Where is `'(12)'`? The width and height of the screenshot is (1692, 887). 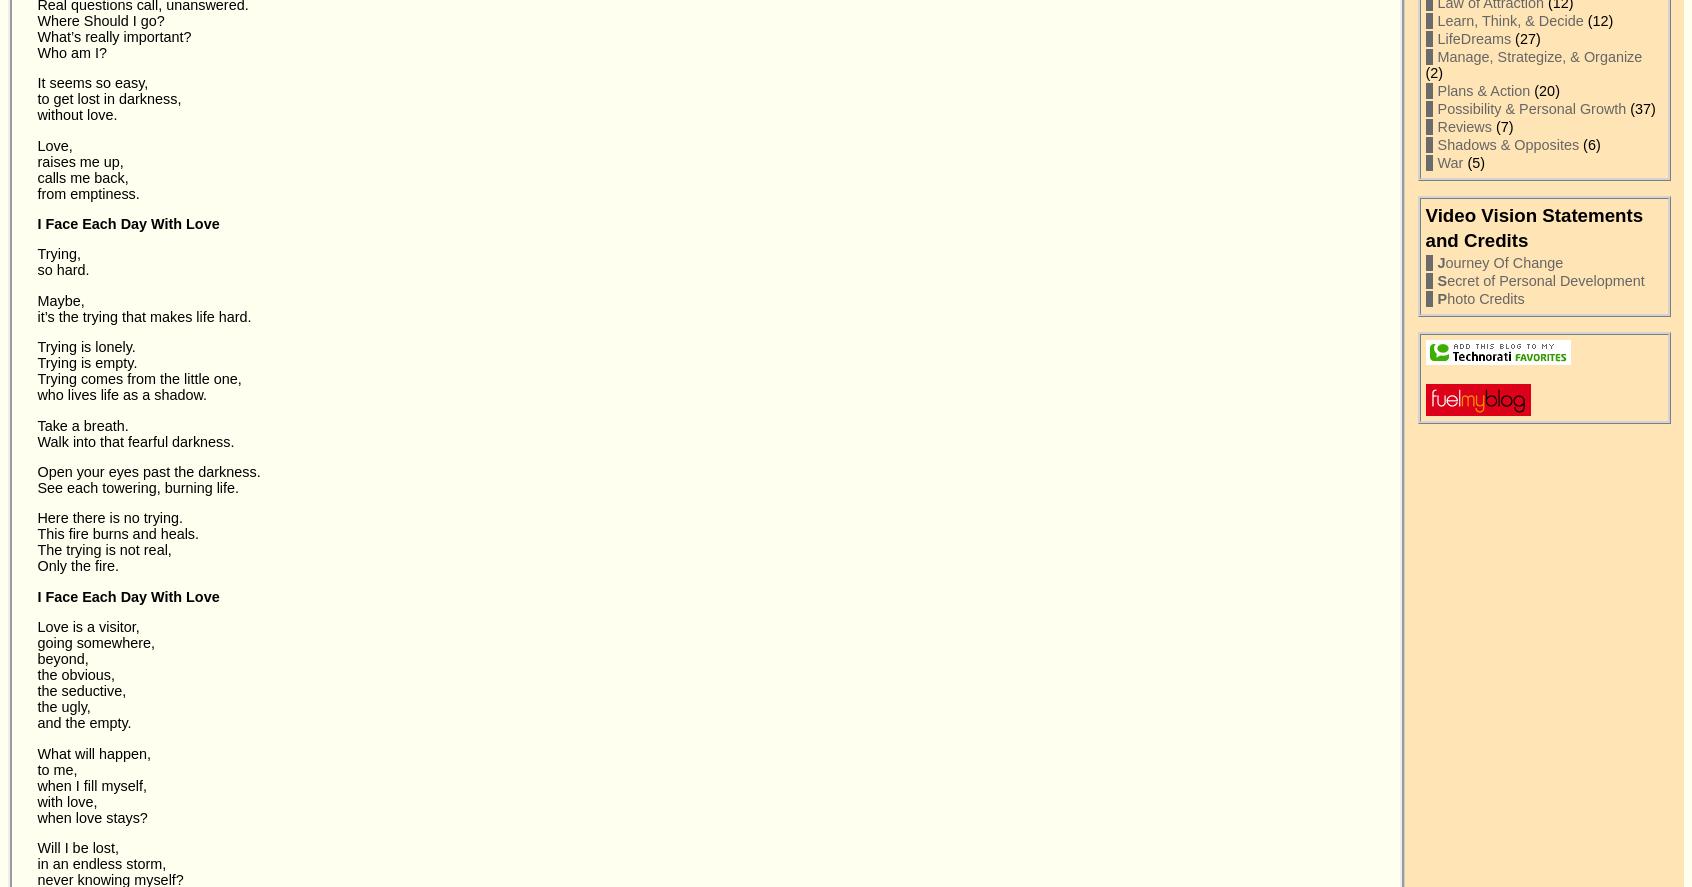 '(12)' is located at coordinates (1582, 21).